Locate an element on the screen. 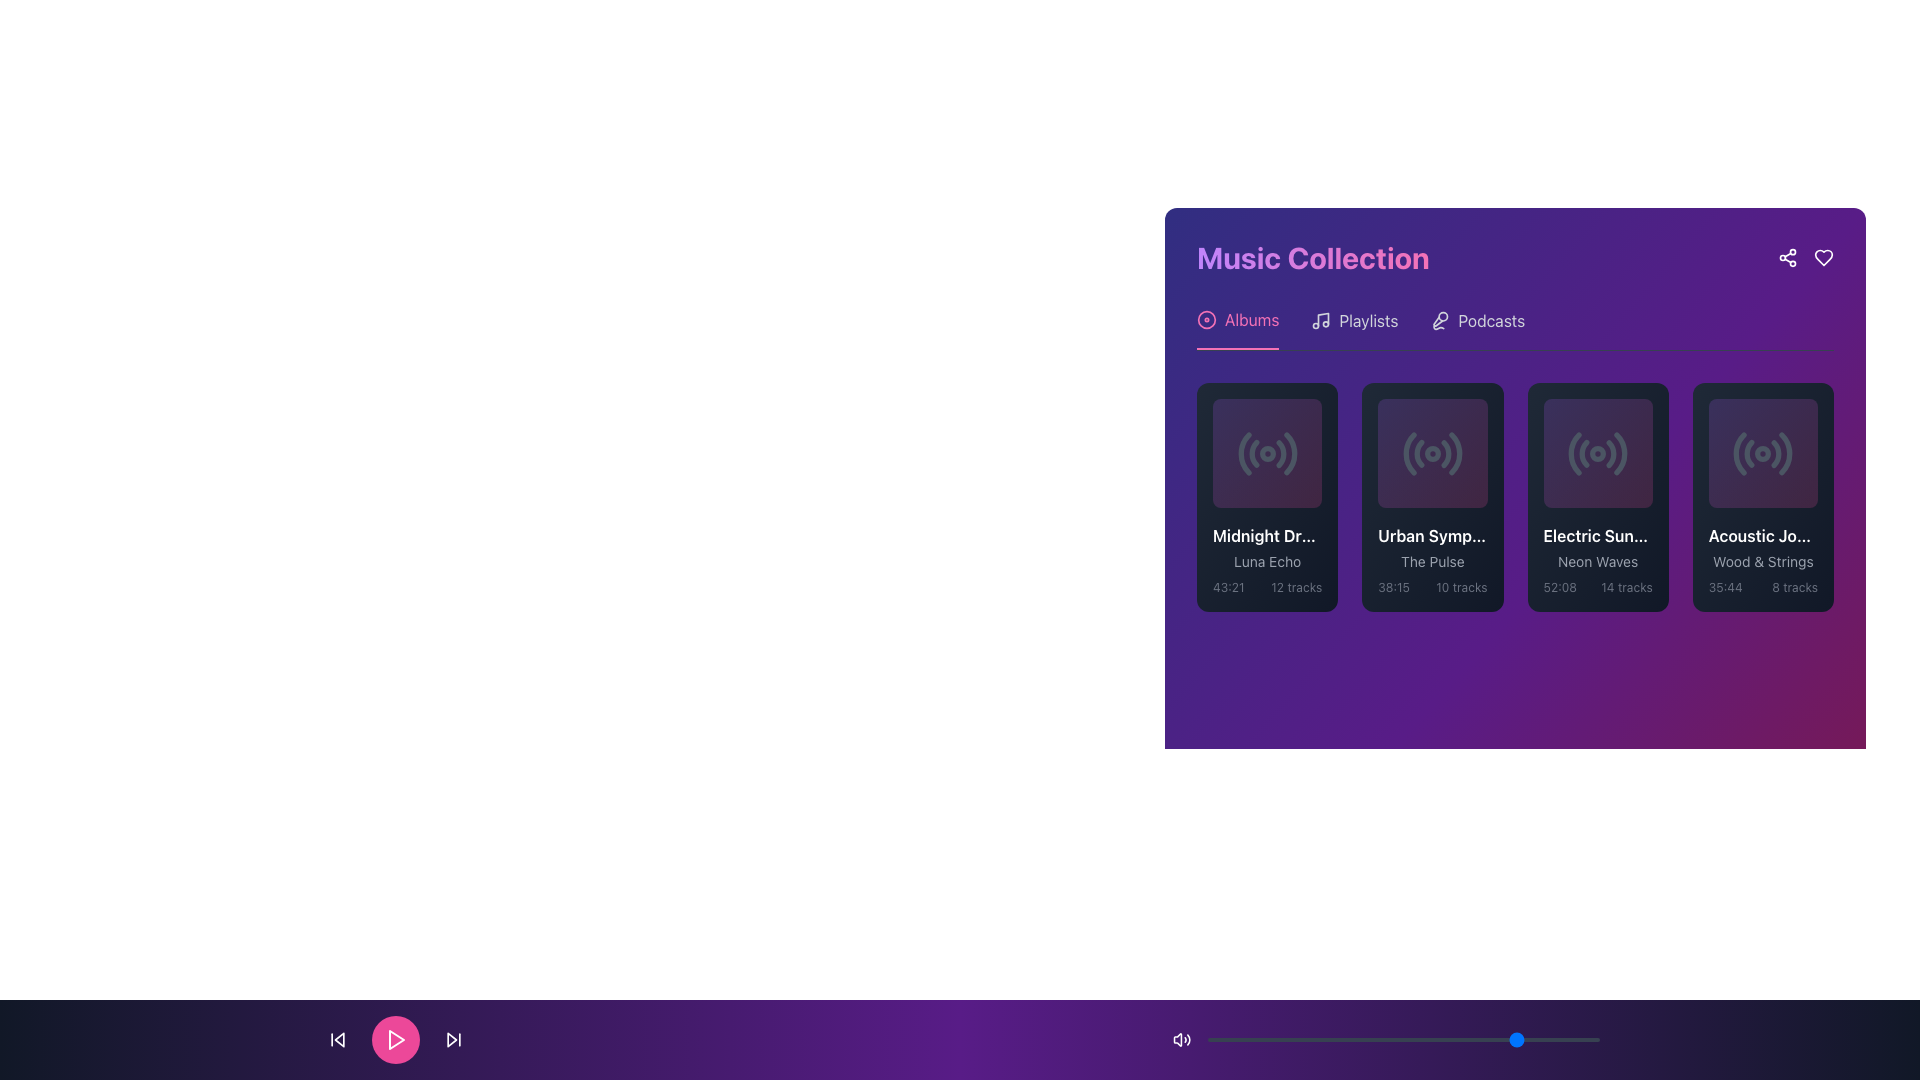  the text label styled as '8 tracks' in small gray font located at the bottom-right corner of the 'Acoustic Journeys' music card, adjacent to '35:44' is located at coordinates (1795, 587).